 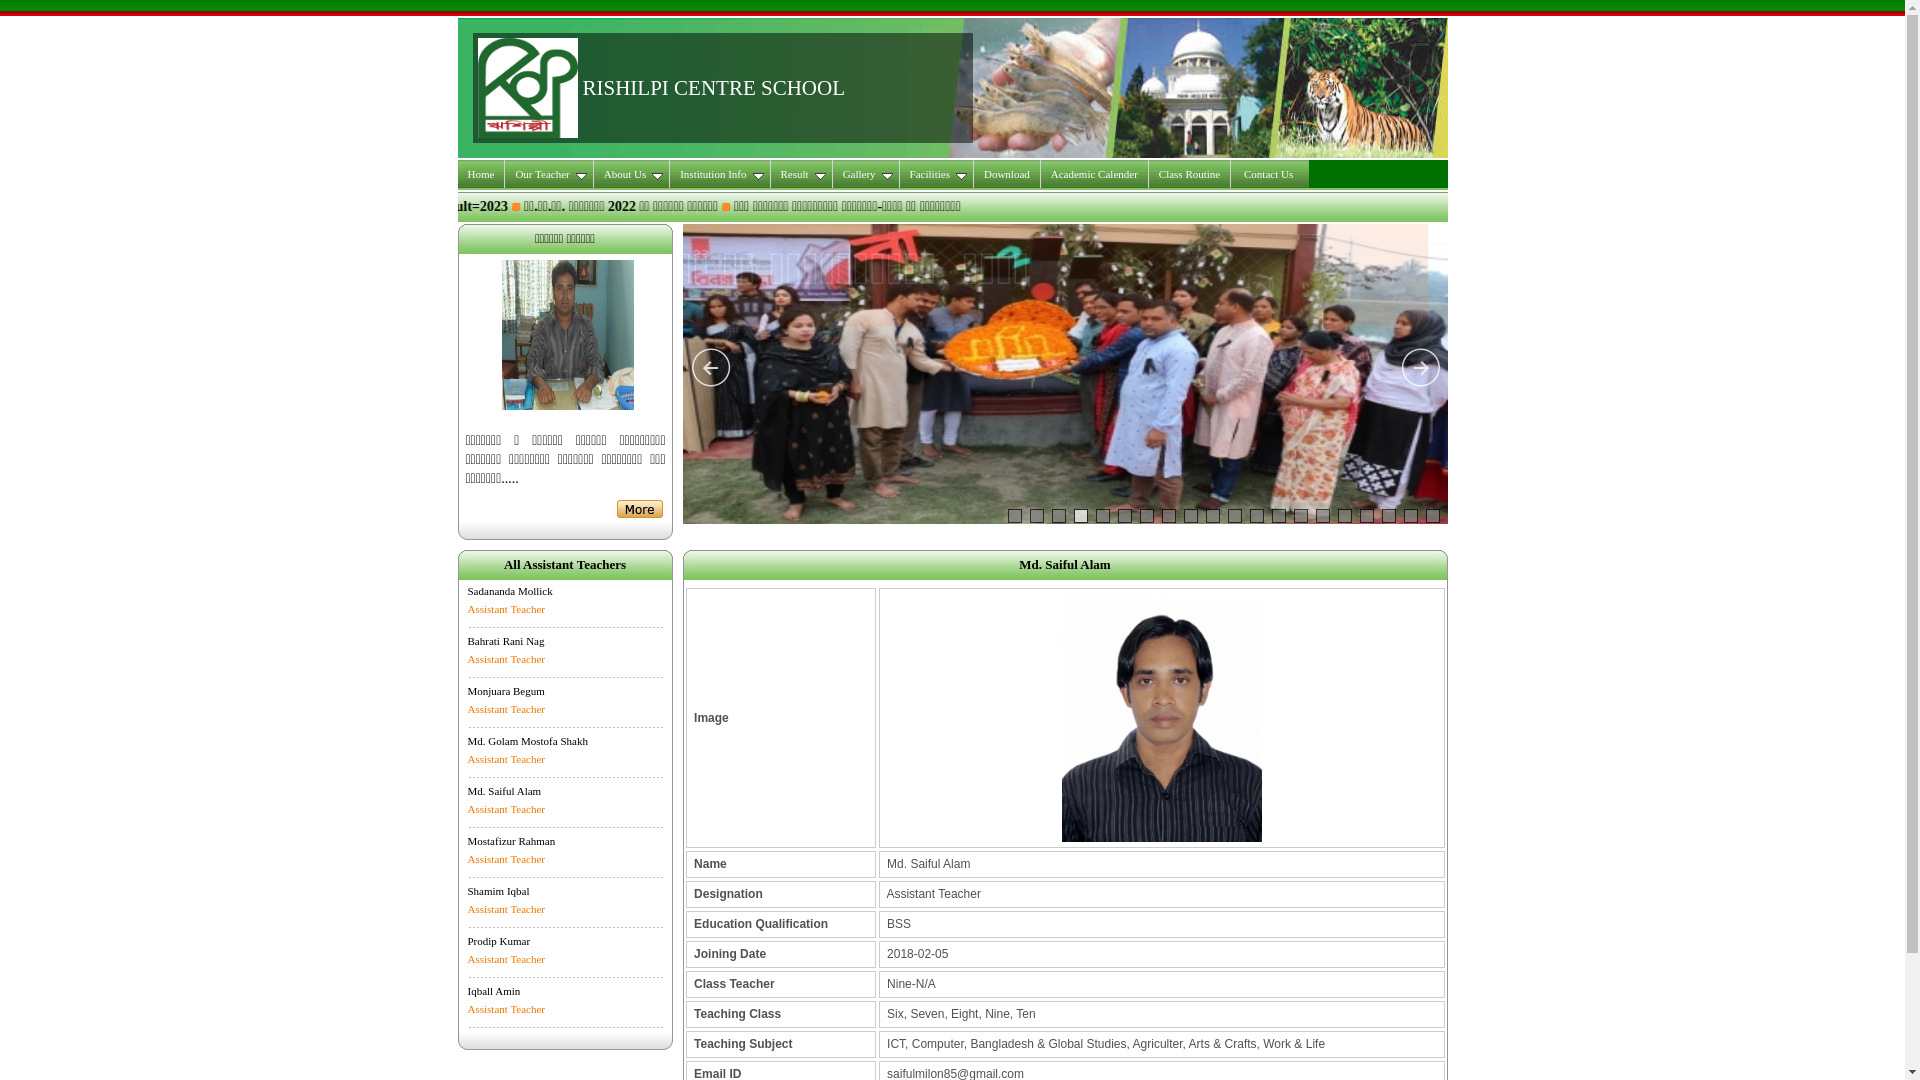 I want to click on 'Our Teacher', so click(x=548, y=172).